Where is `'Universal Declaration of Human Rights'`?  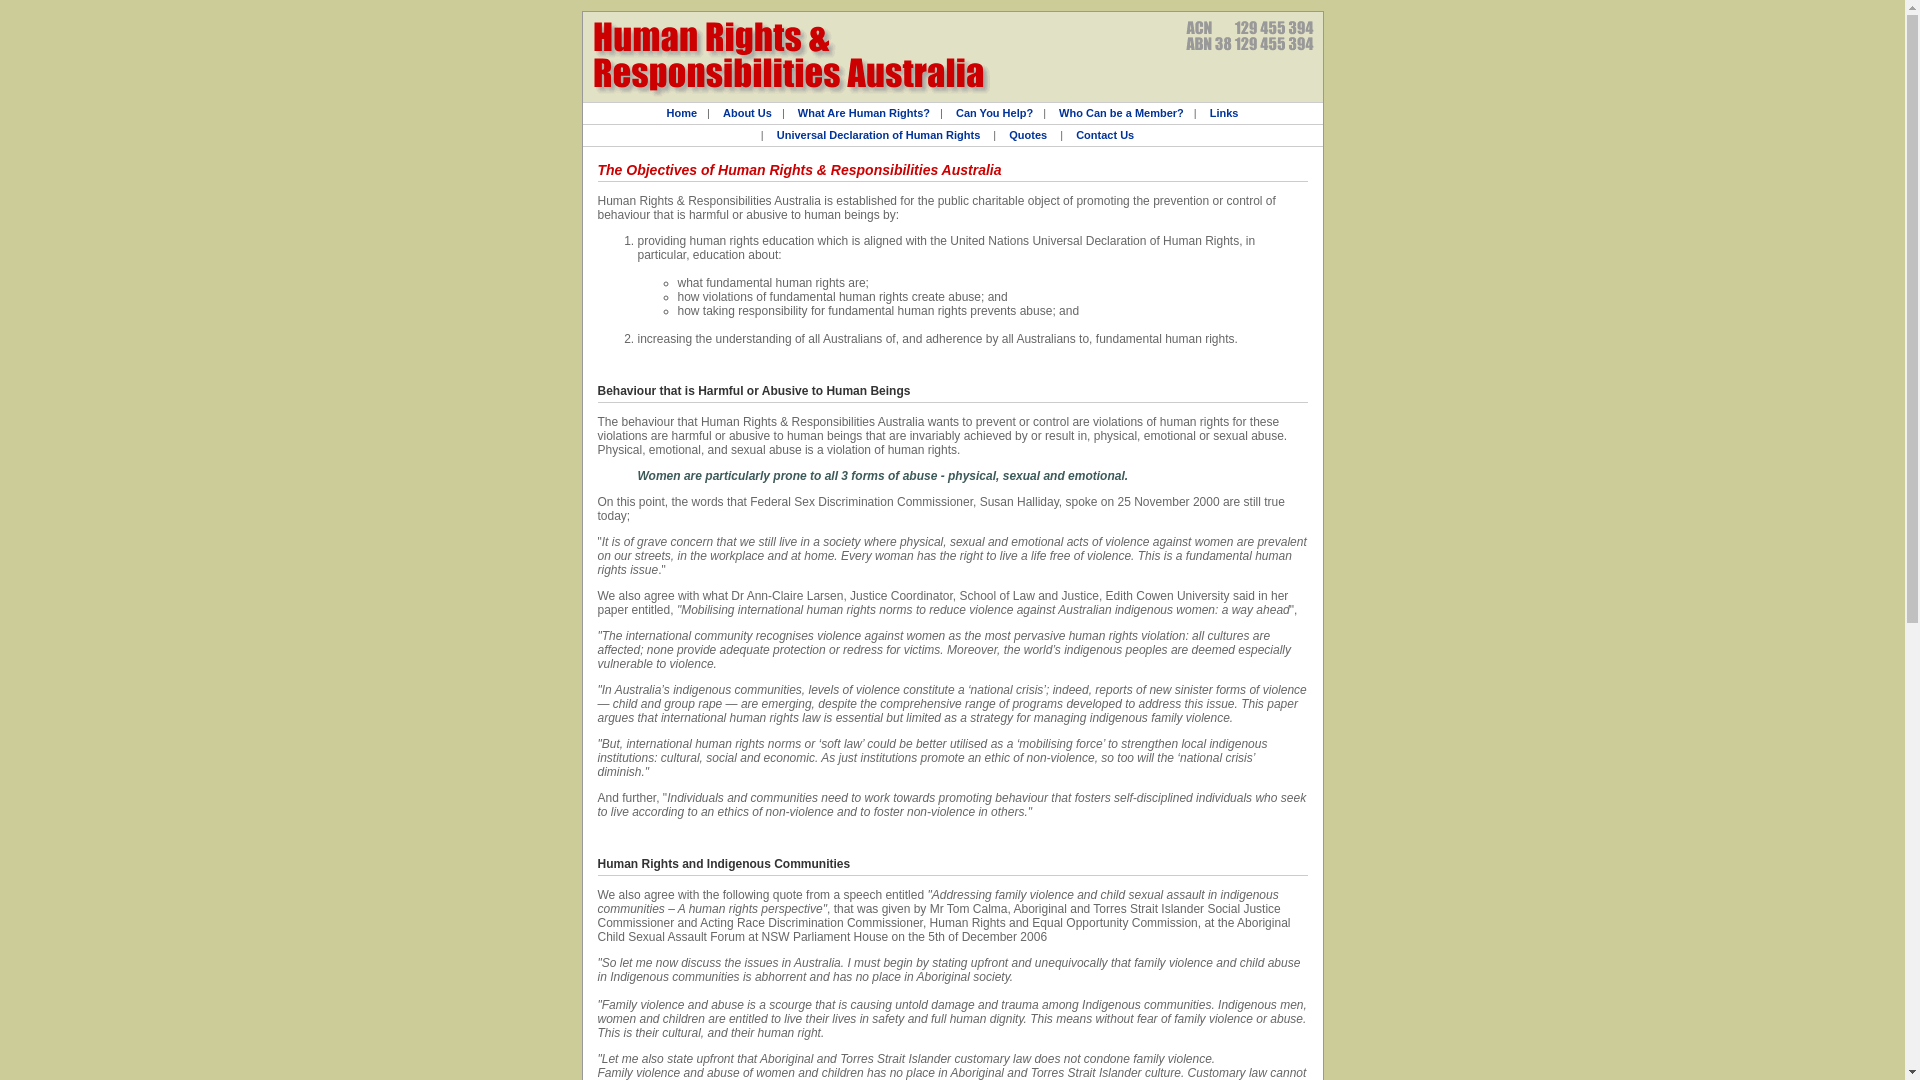 'Universal Declaration of Human Rights' is located at coordinates (878, 135).